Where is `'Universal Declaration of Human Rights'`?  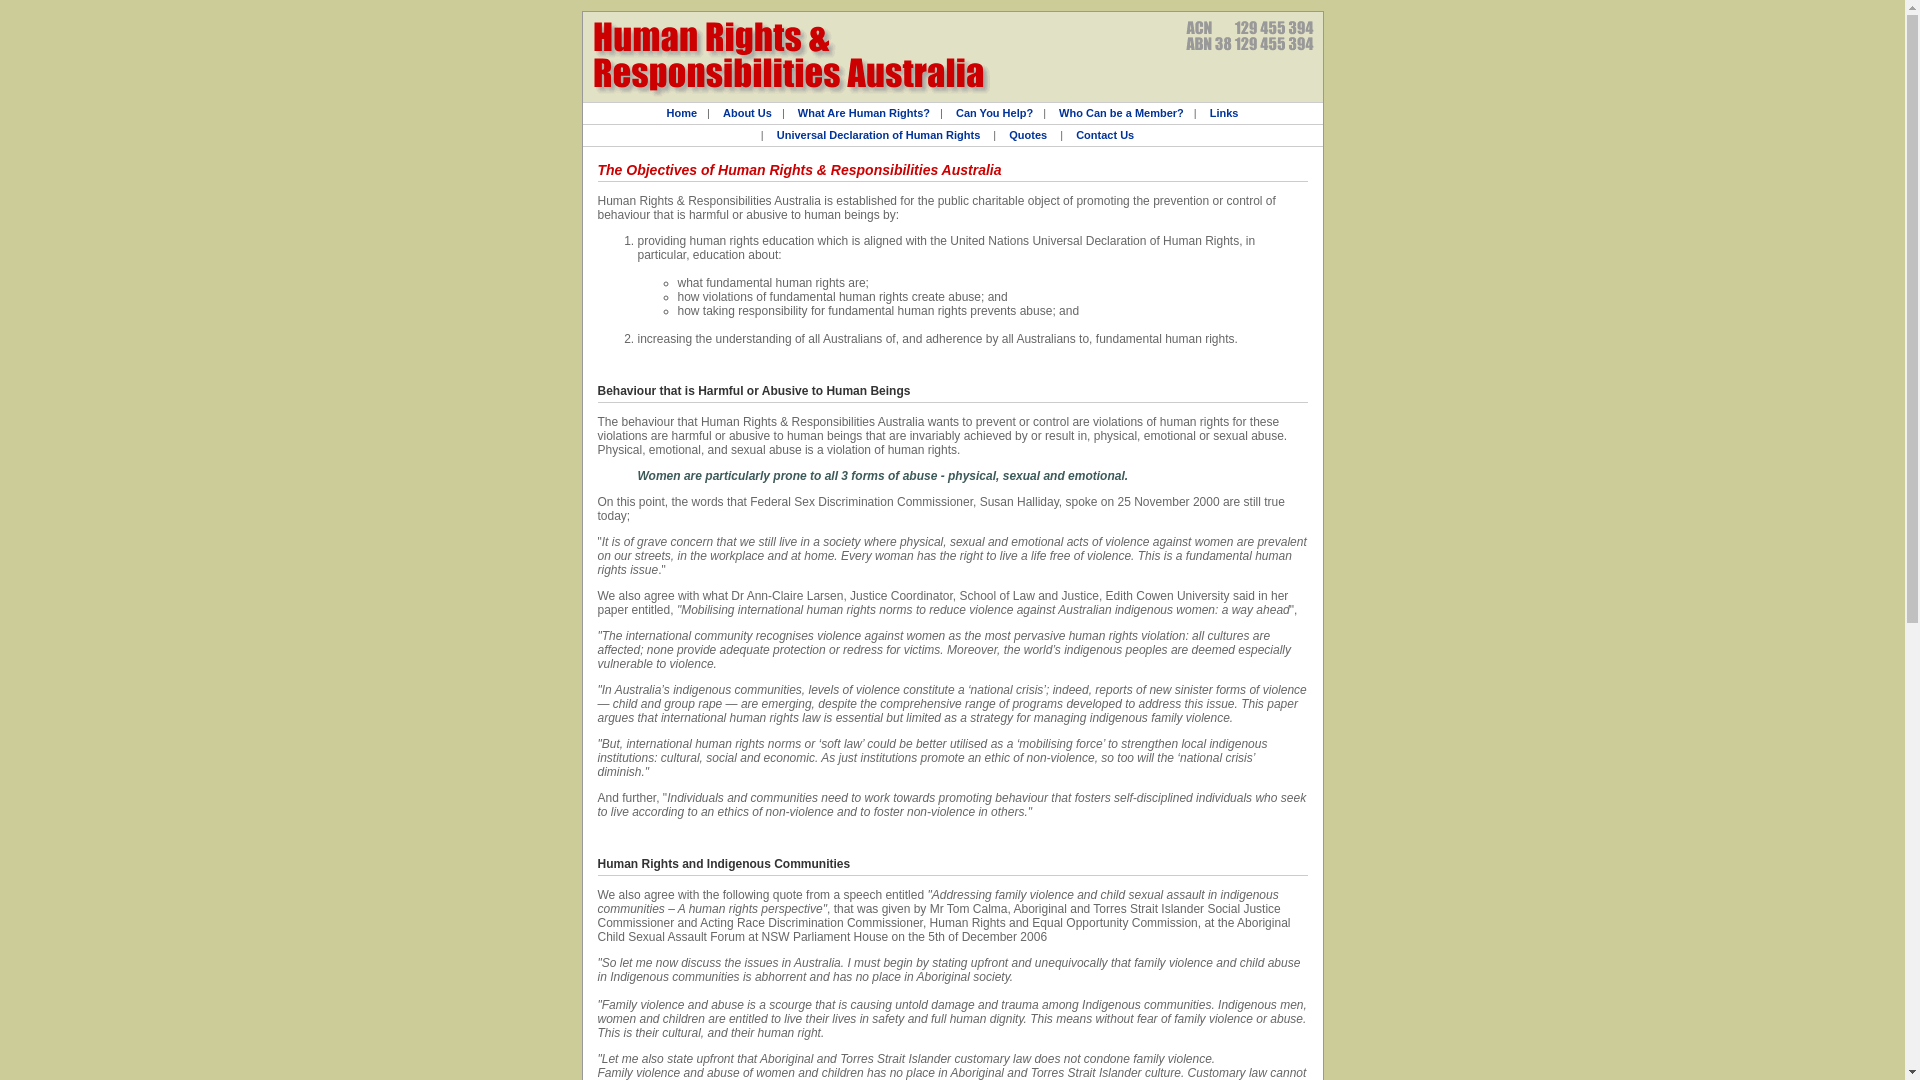 'Universal Declaration of Human Rights' is located at coordinates (878, 135).